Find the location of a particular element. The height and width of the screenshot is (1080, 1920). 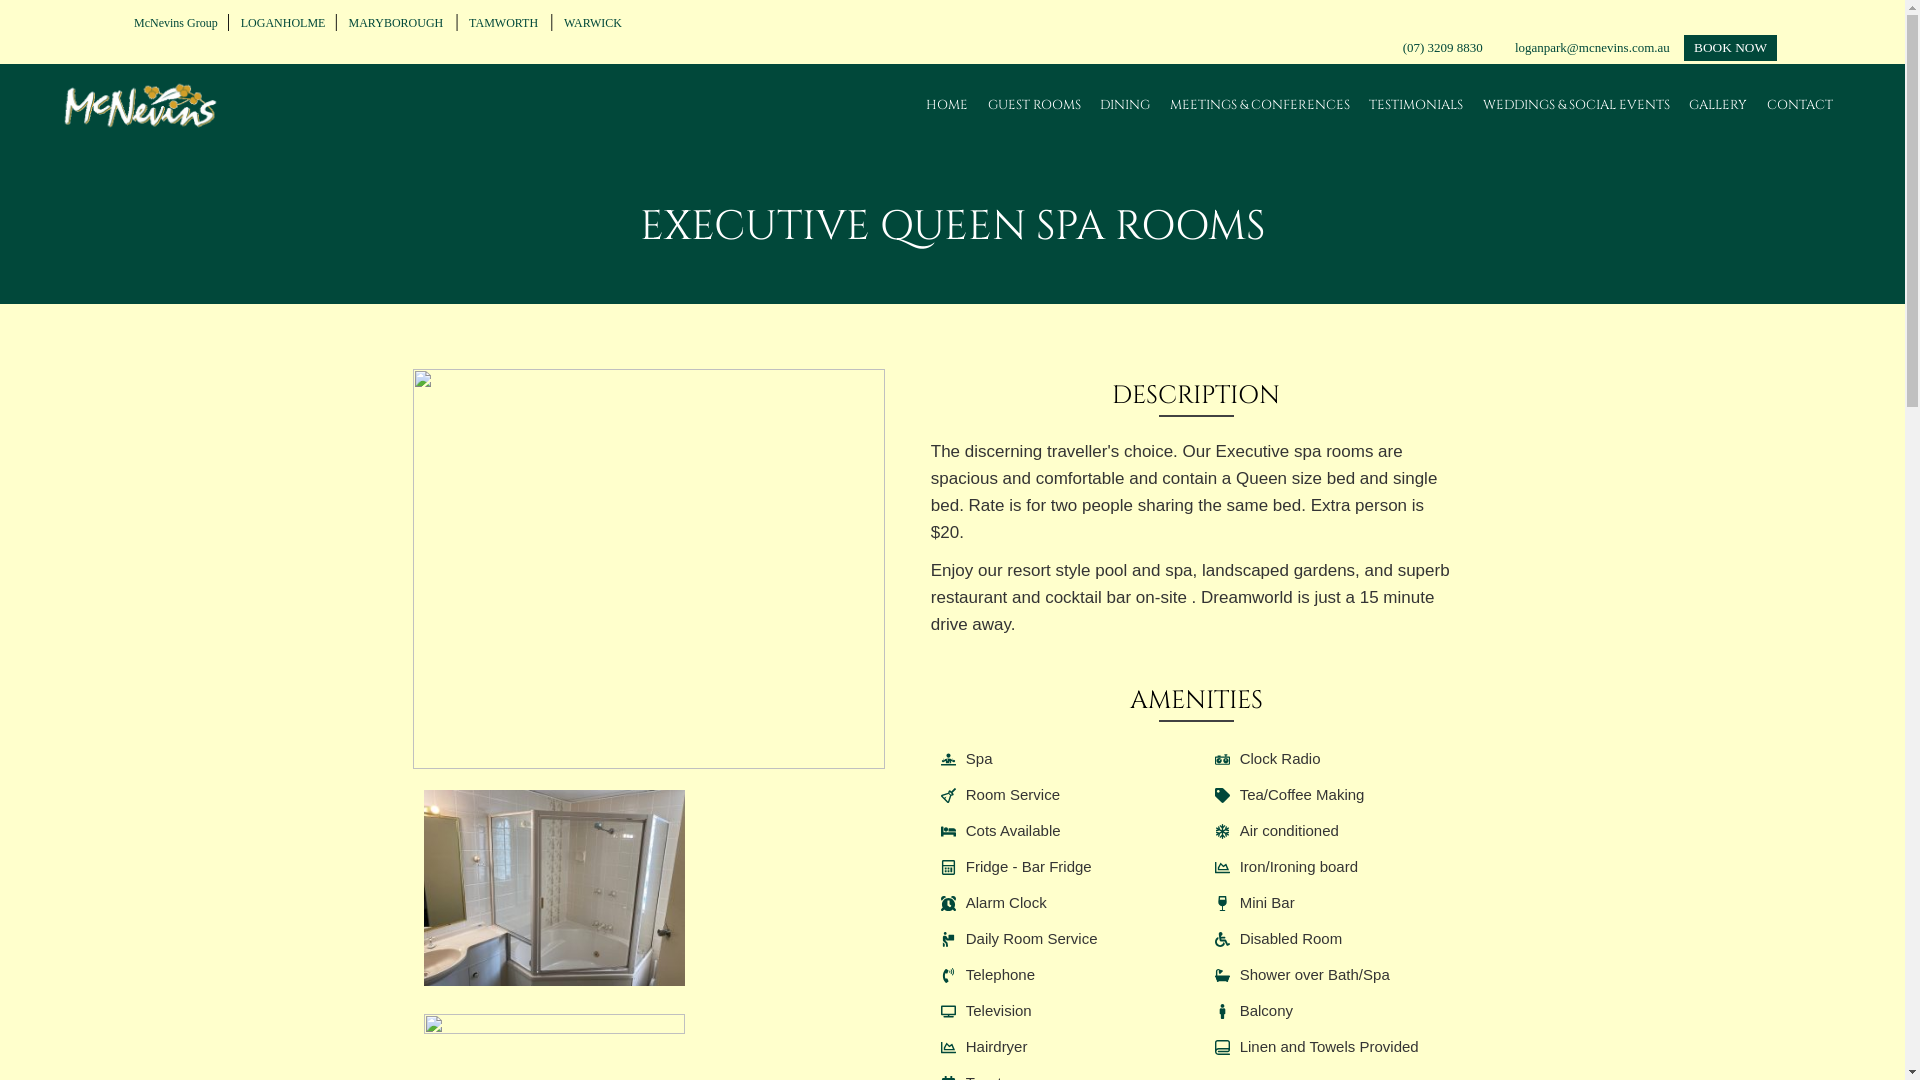

'HOME' is located at coordinates (945, 104).